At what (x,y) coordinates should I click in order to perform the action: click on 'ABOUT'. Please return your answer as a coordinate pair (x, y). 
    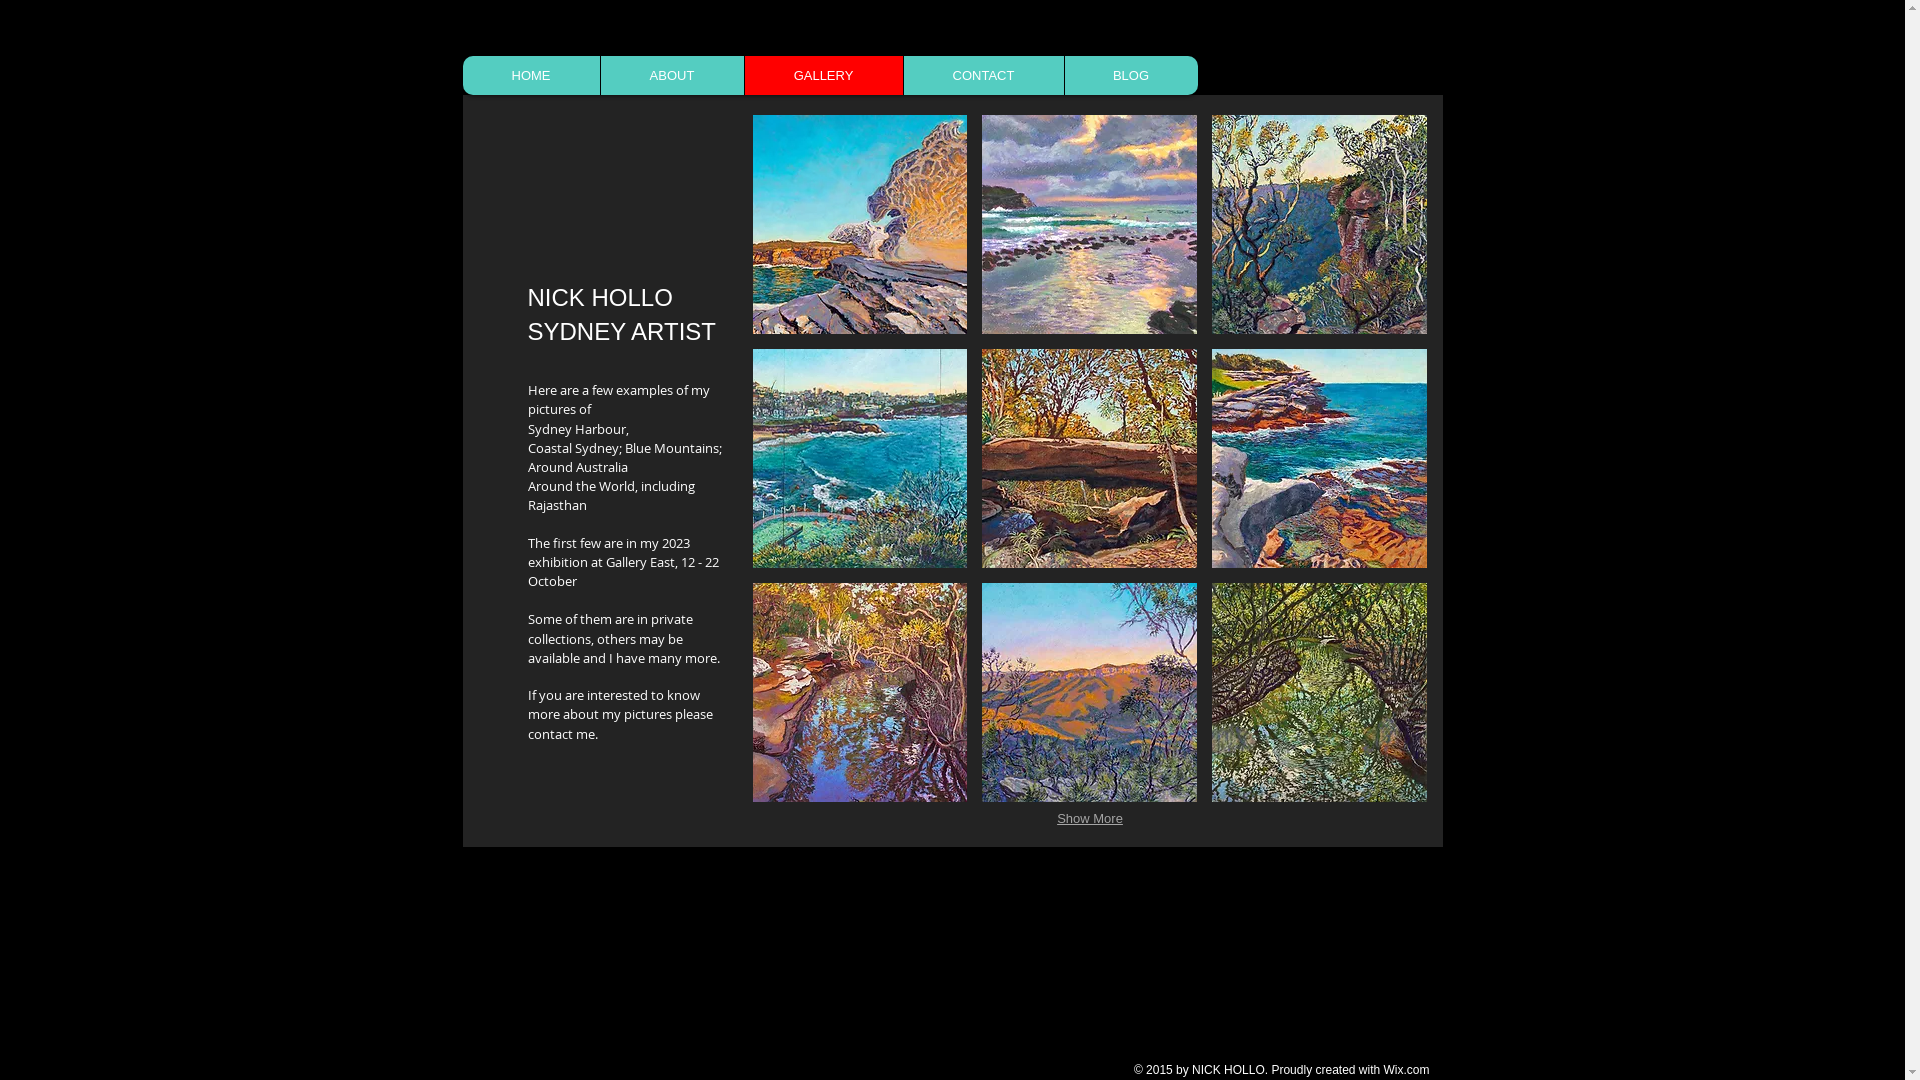
    Looking at the image, I should click on (599, 74).